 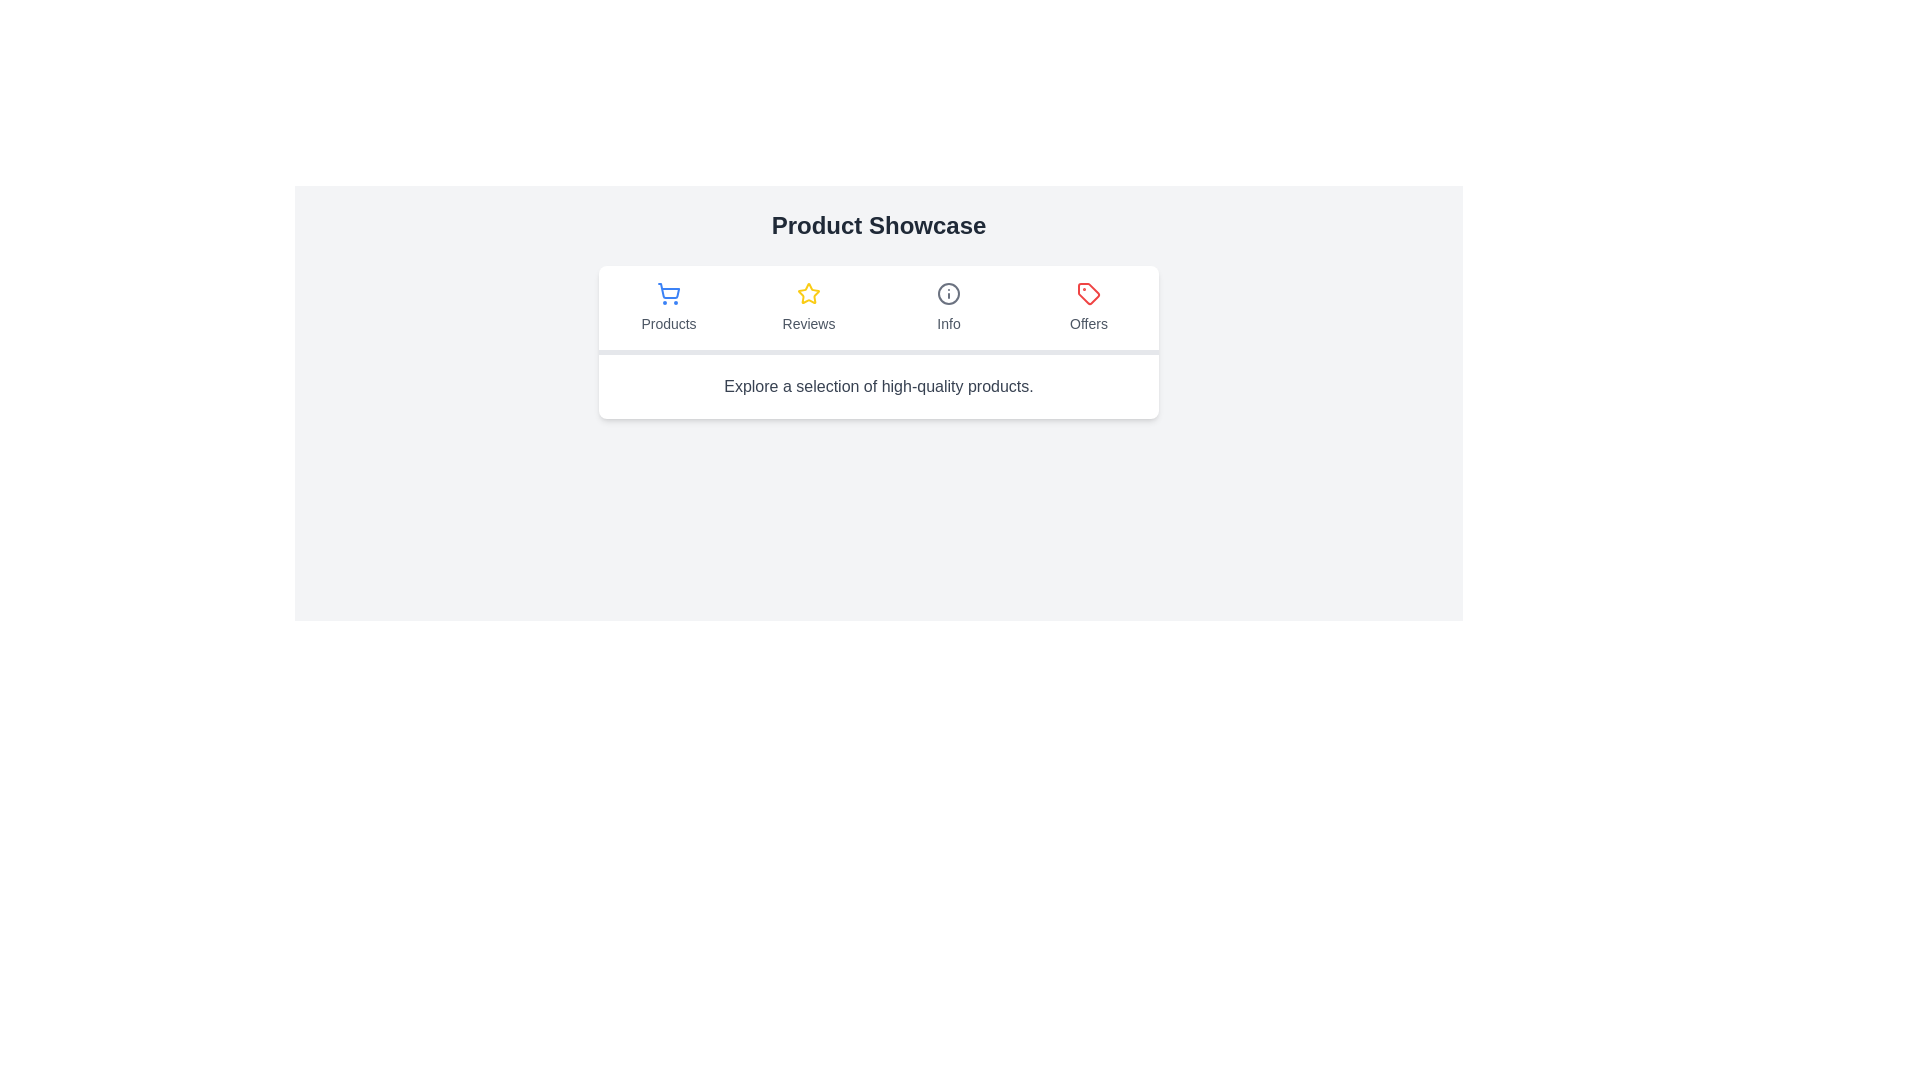 What do you see at coordinates (668, 323) in the screenshot?
I see `the 'Products' text label displayed in a sans-serif font style, which is positioned below the shopping cart icon in the first tab of the navigation bar` at bounding box center [668, 323].